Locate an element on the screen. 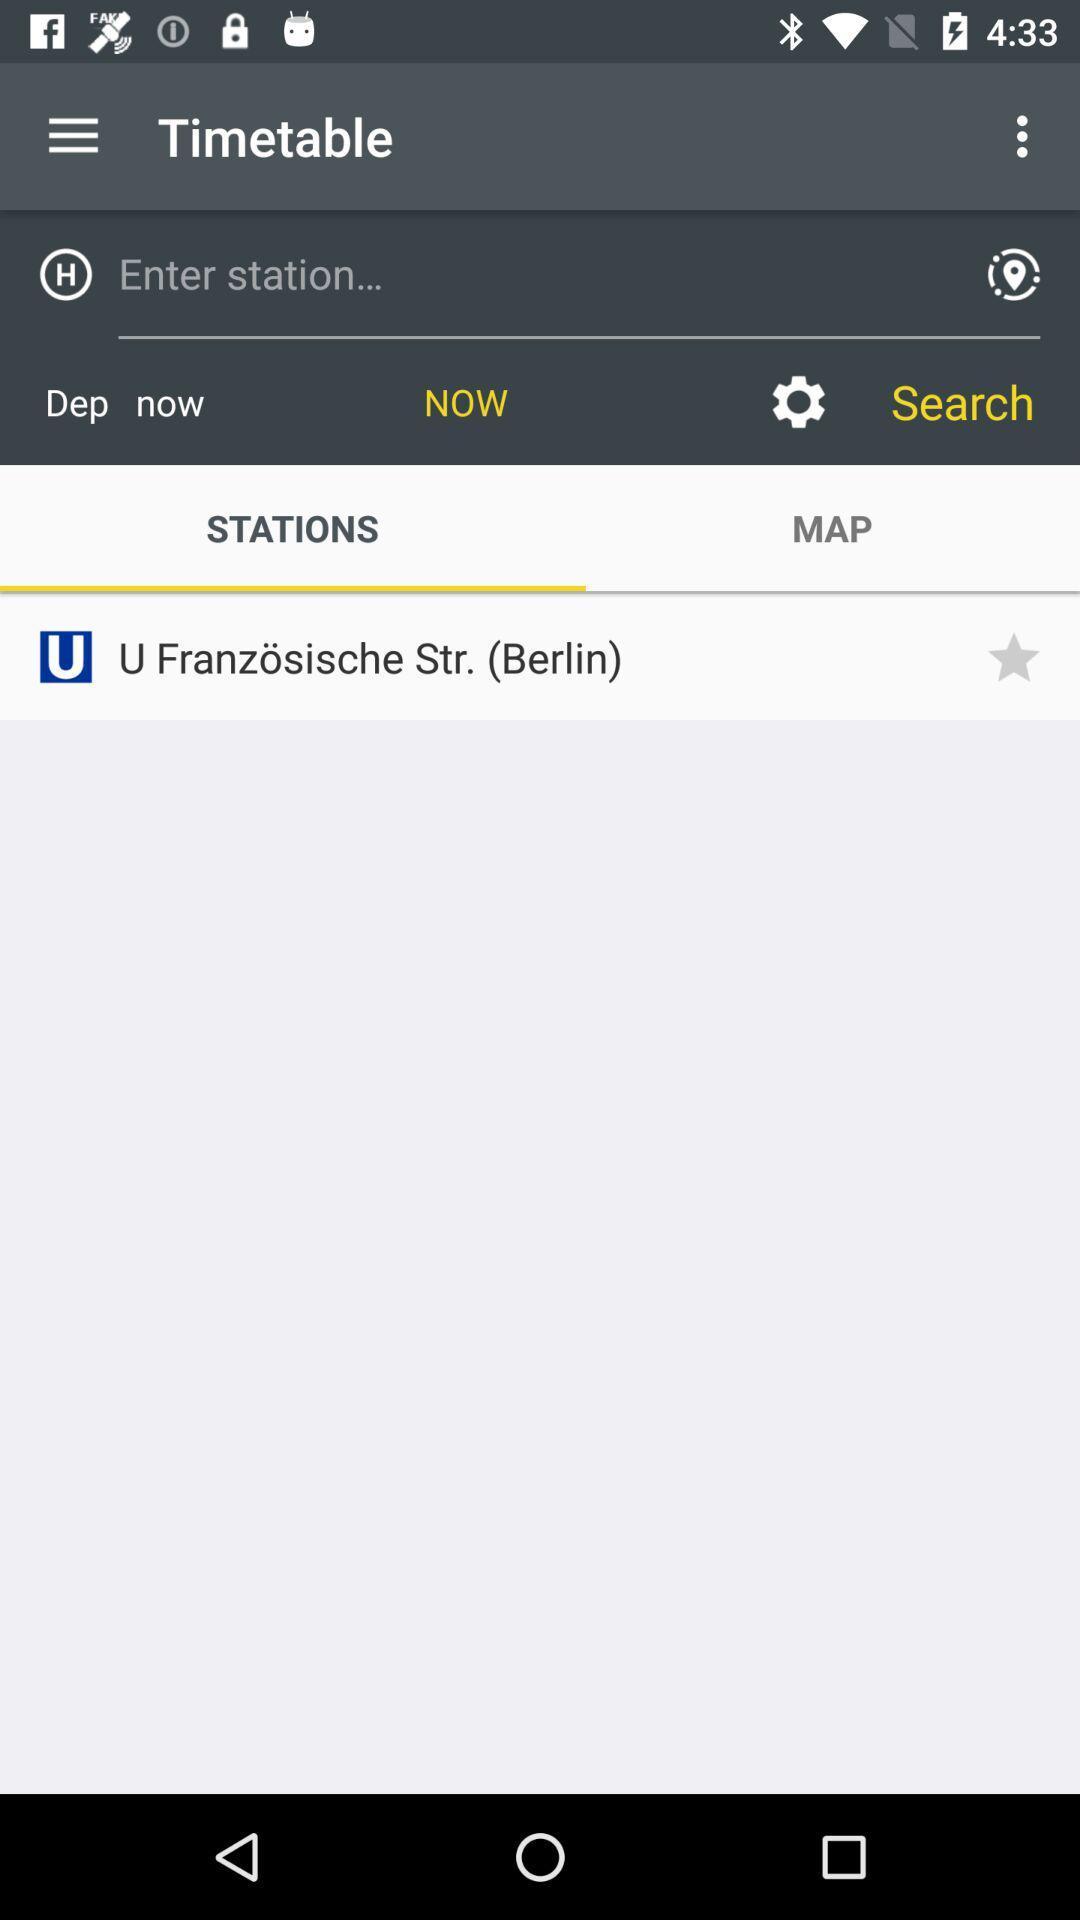 The height and width of the screenshot is (1920, 1080). station is located at coordinates (532, 272).